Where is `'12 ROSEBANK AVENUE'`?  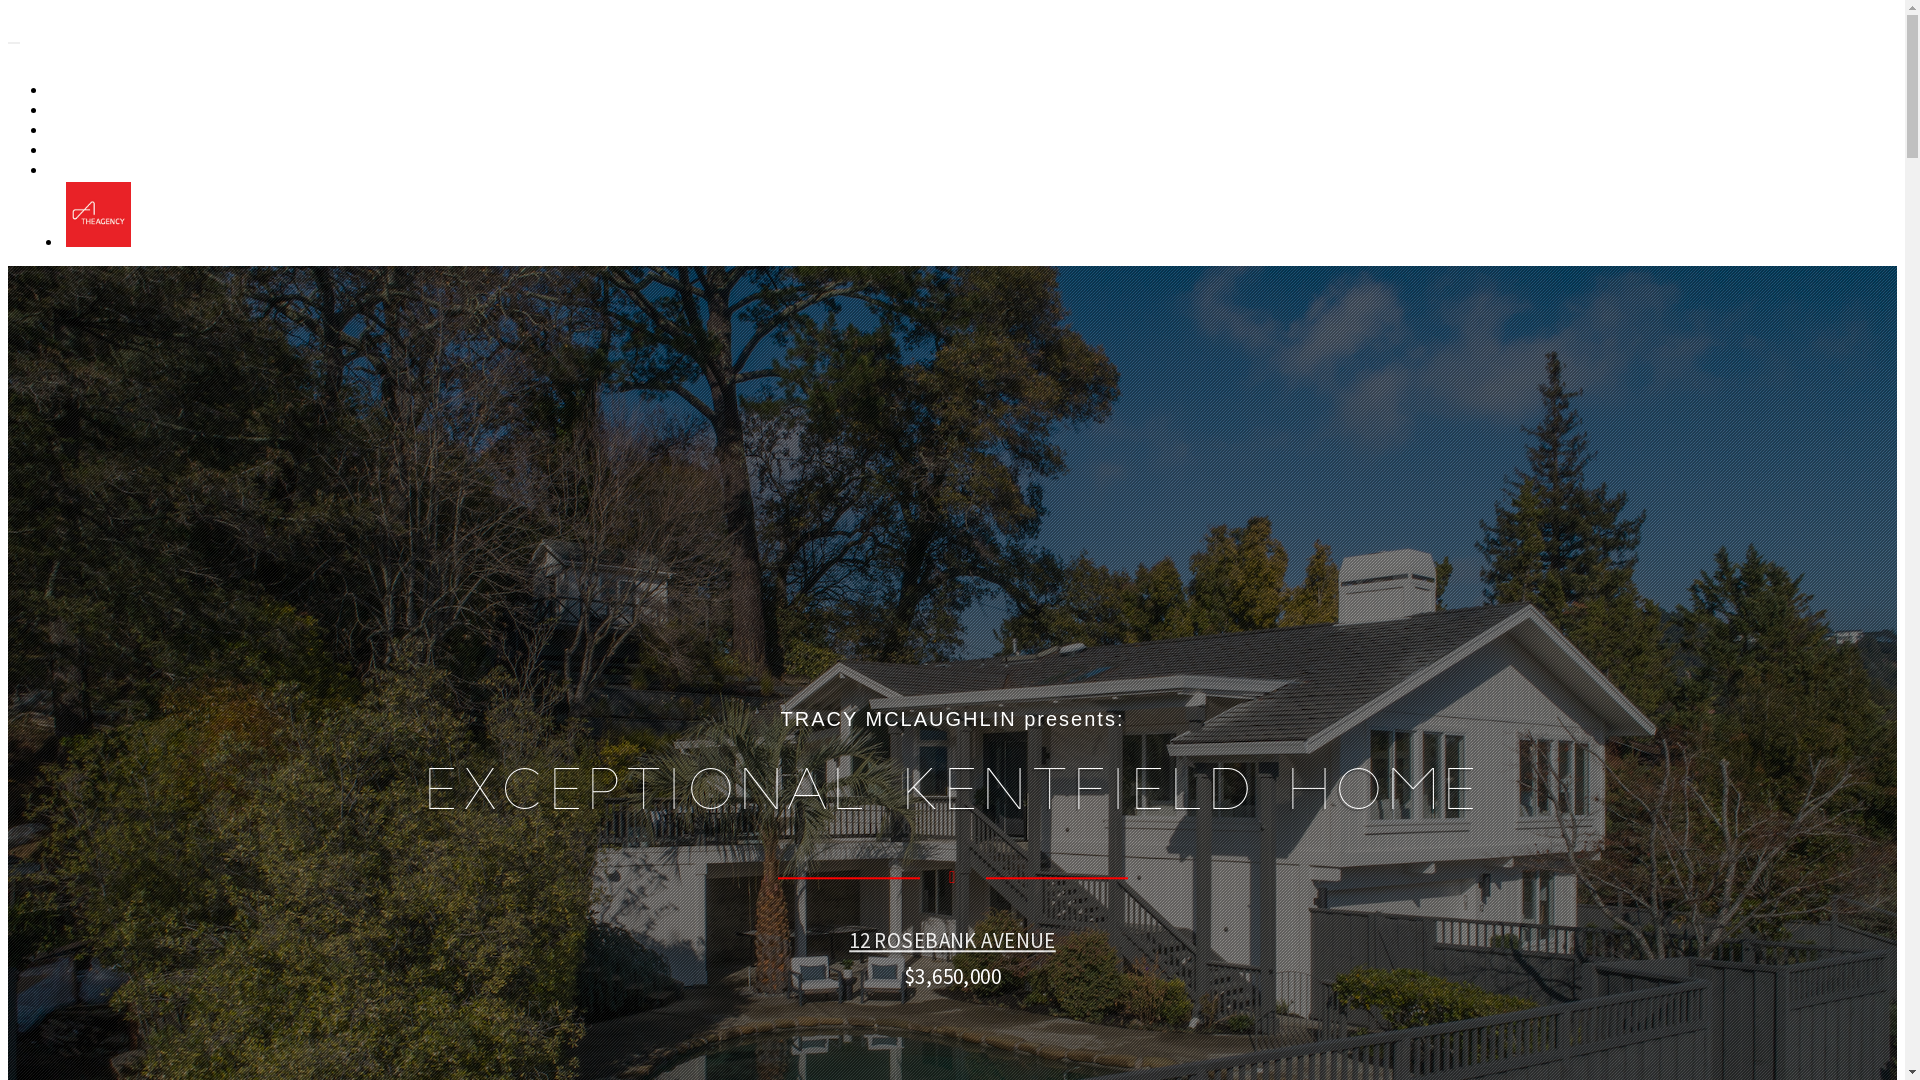
'12 ROSEBANK AVENUE' is located at coordinates (951, 940).